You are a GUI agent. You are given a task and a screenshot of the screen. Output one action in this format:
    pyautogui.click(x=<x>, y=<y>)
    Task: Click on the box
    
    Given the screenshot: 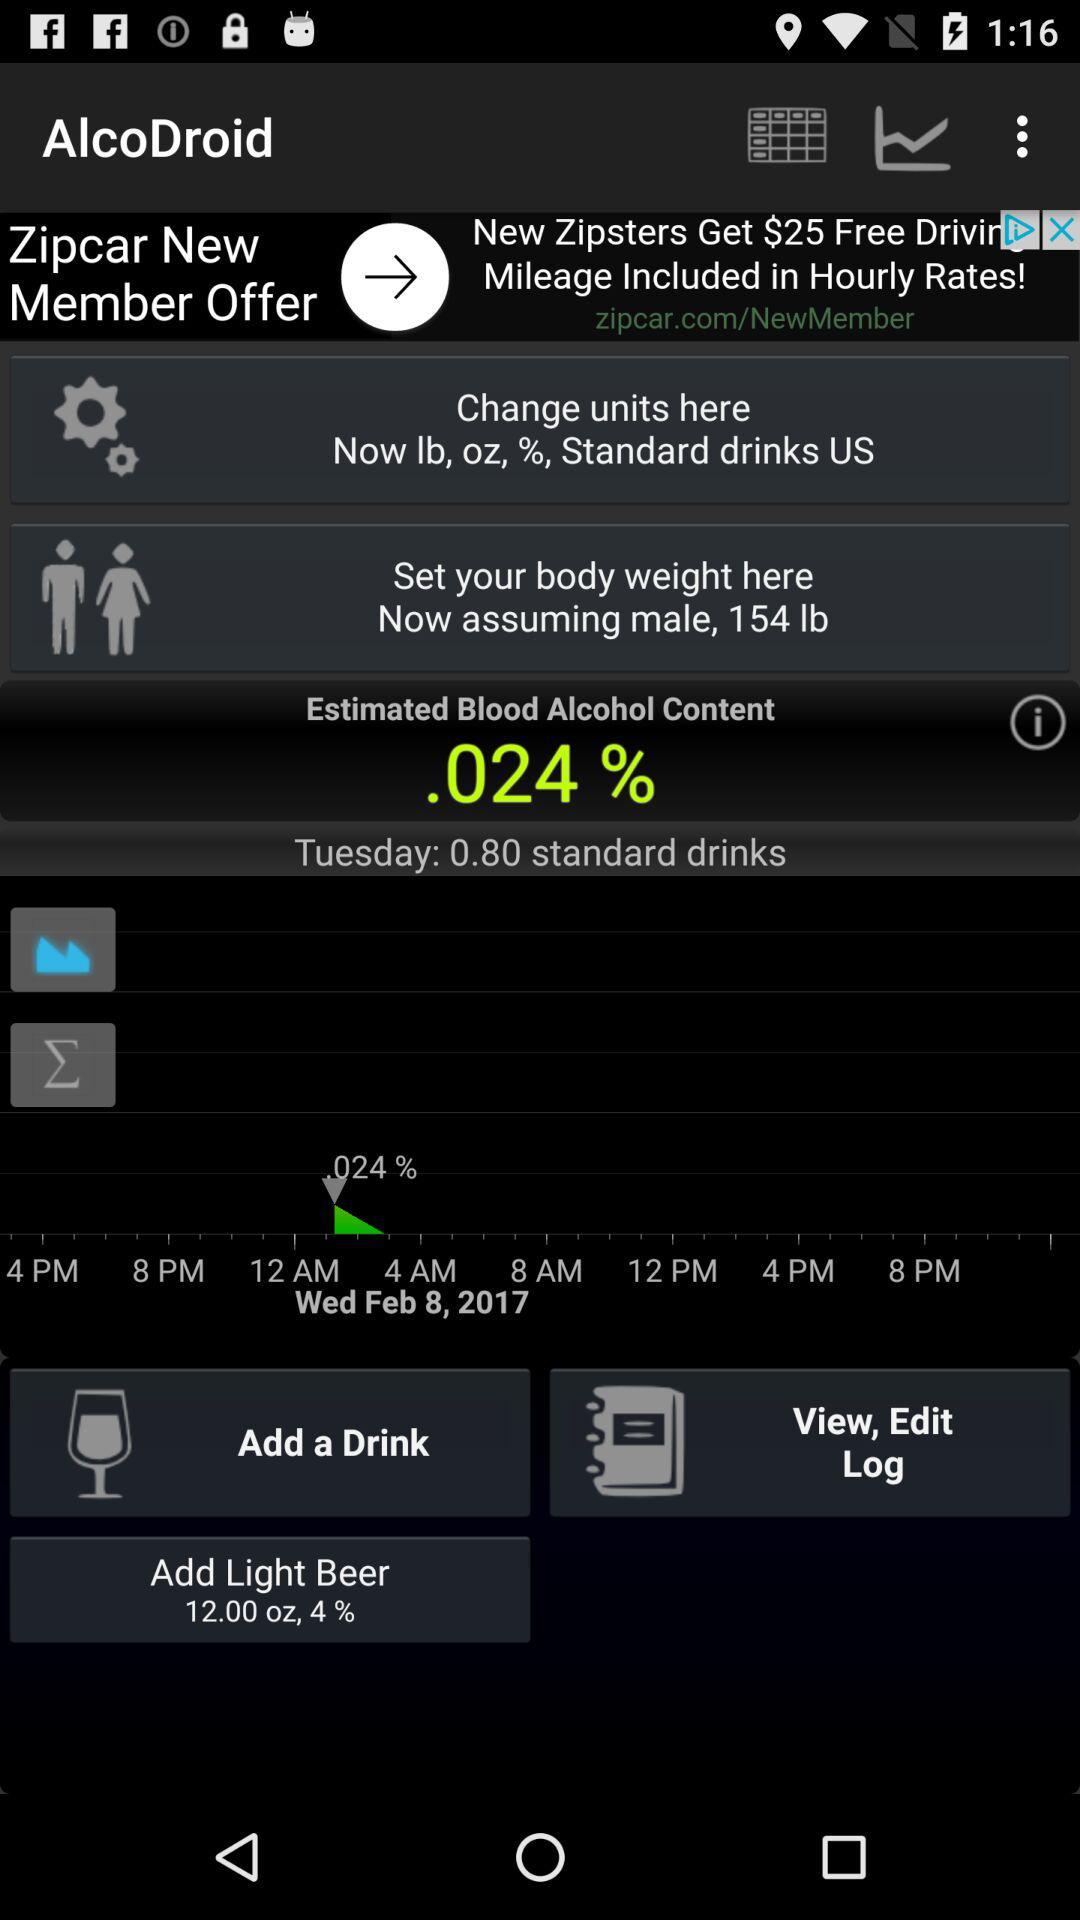 What is the action you would take?
    pyautogui.click(x=61, y=948)
    